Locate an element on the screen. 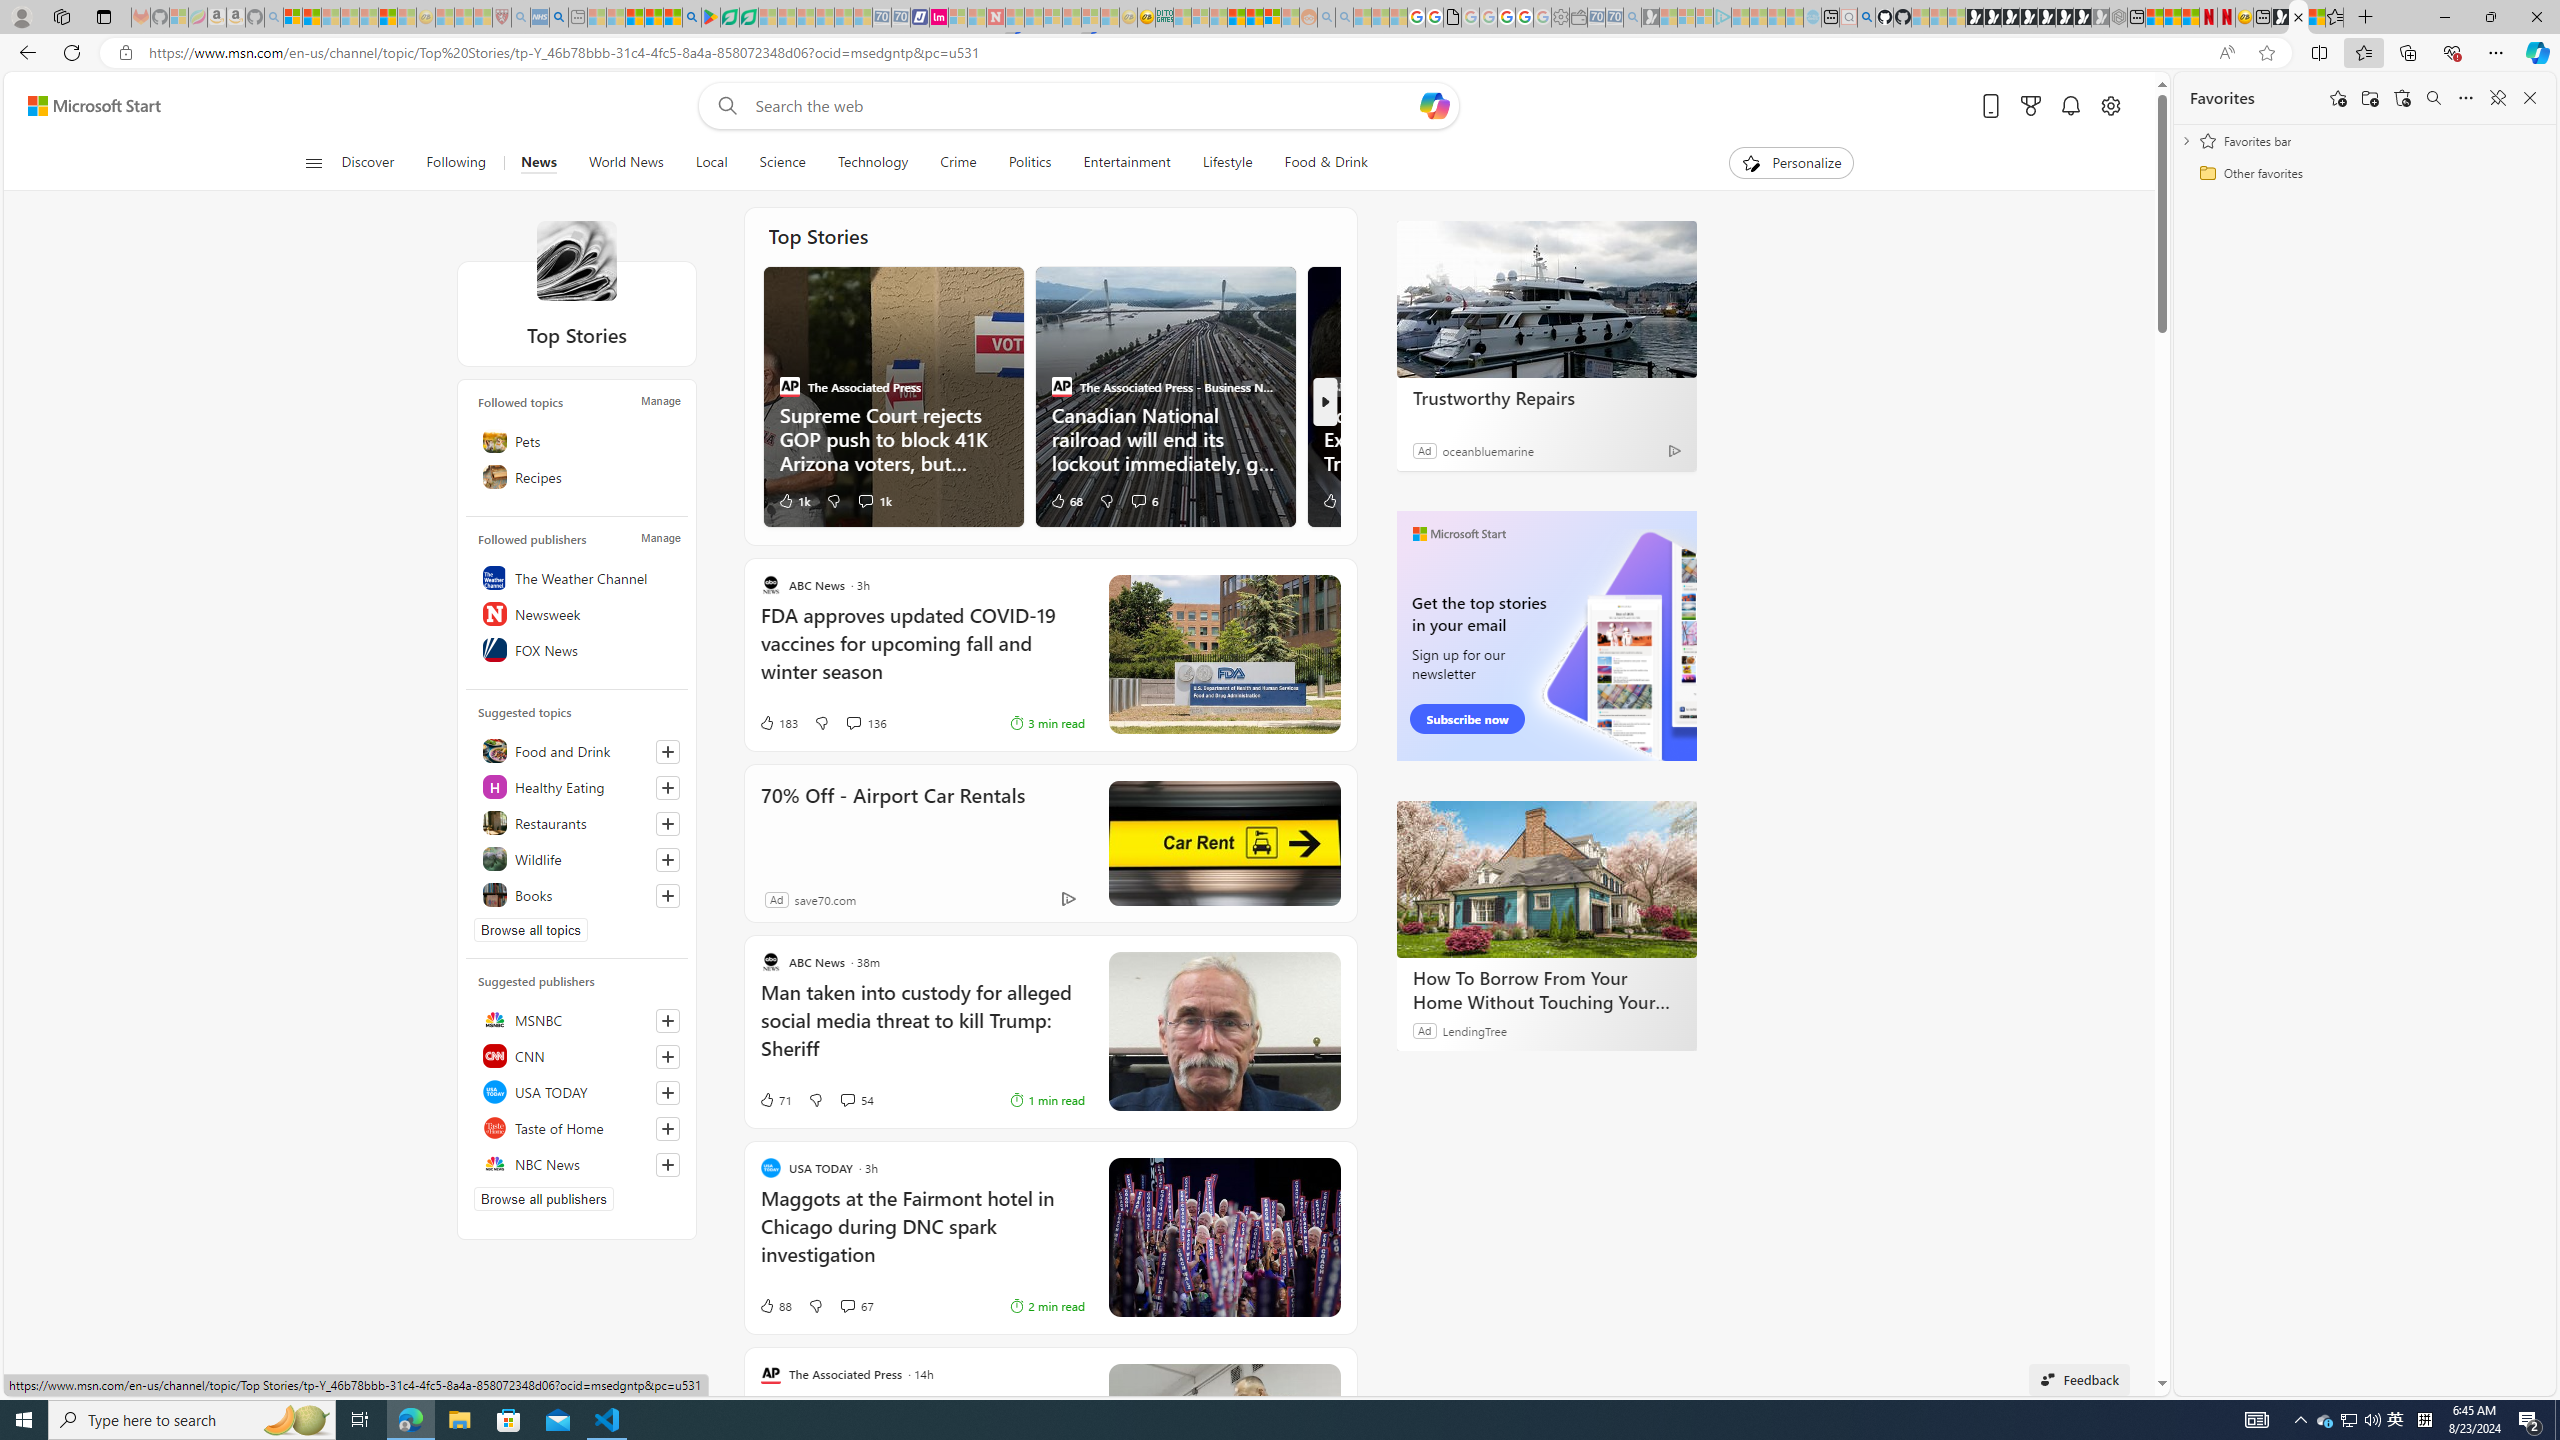  'Search favorites' is located at coordinates (2433, 96).